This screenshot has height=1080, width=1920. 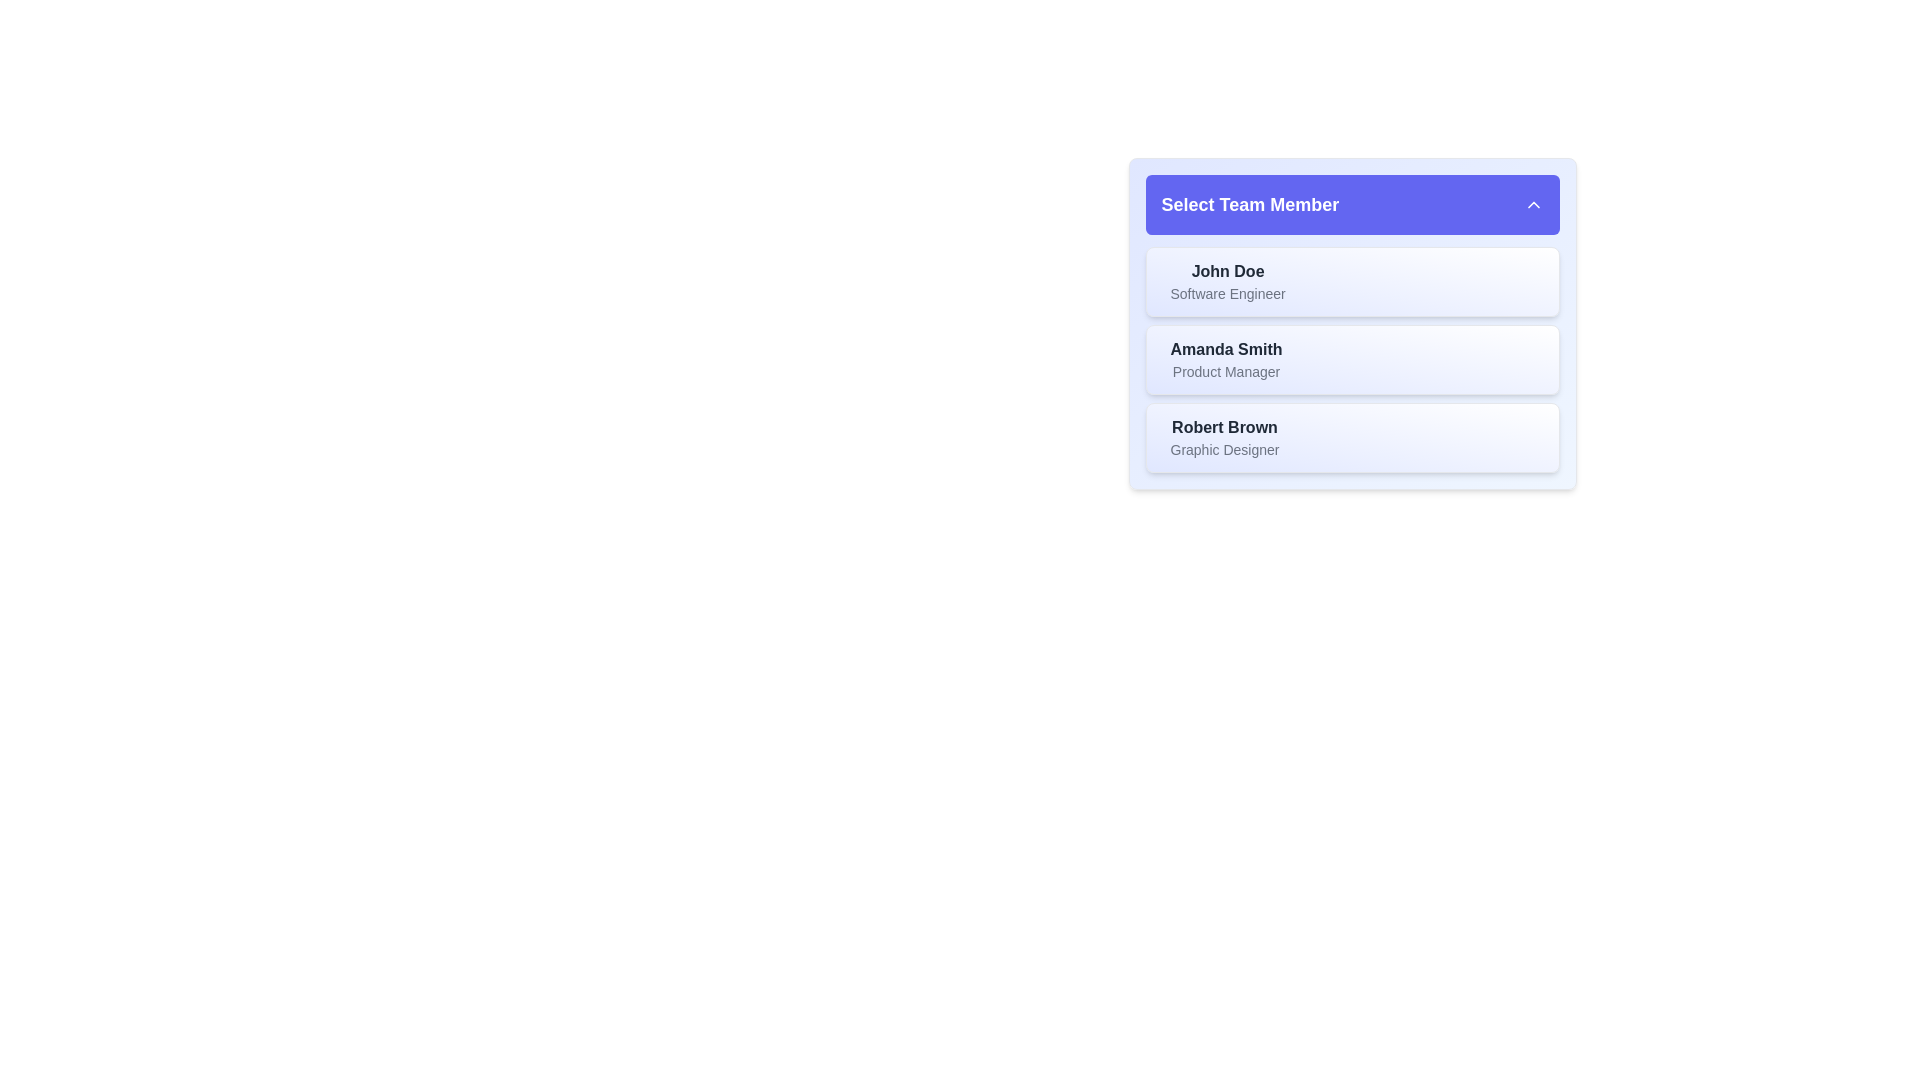 I want to click on the text display element that shows the name 'Amanda Smith' and the job title 'Product Manager', so click(x=1225, y=358).